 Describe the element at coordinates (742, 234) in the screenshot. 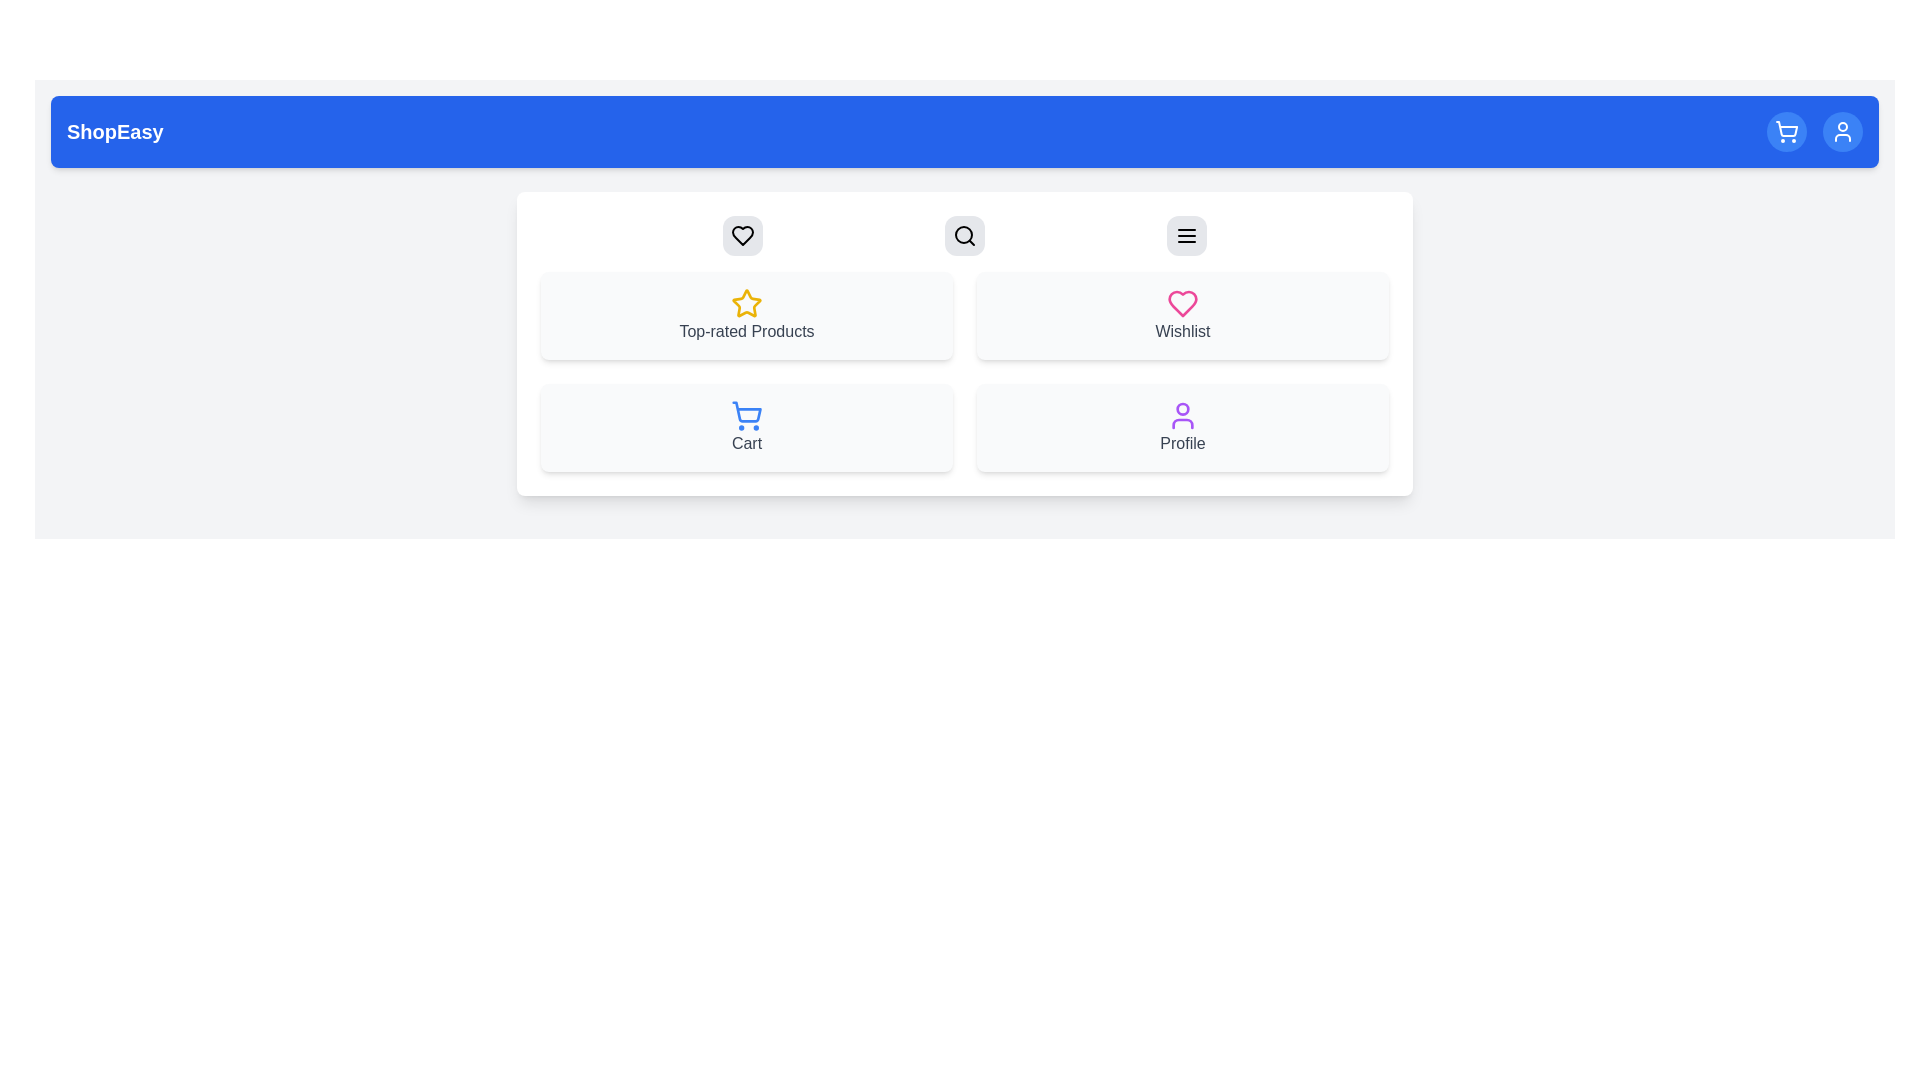

I see `the heart icon located in the upper-right quadrant of the card layout, which serves as a selector for the 'Wishlist' functionality` at that location.